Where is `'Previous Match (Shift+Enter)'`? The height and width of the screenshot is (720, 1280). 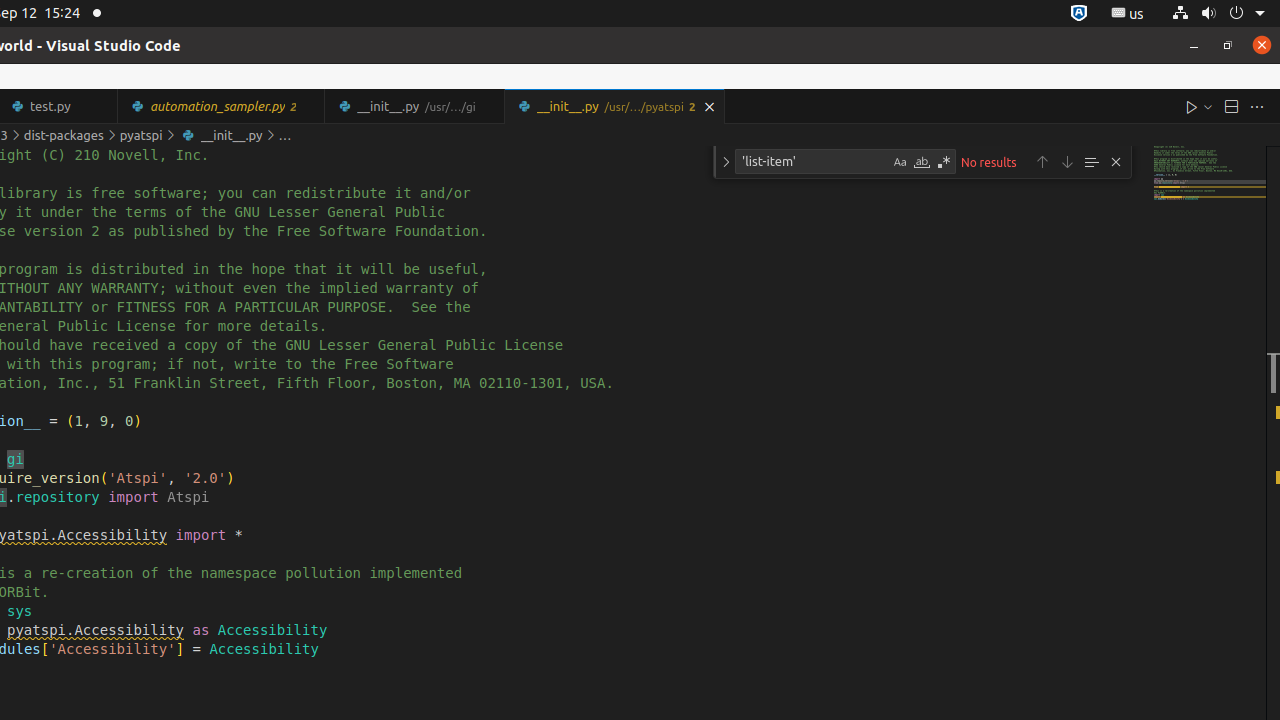 'Previous Match (Shift+Enter)' is located at coordinates (1041, 160).